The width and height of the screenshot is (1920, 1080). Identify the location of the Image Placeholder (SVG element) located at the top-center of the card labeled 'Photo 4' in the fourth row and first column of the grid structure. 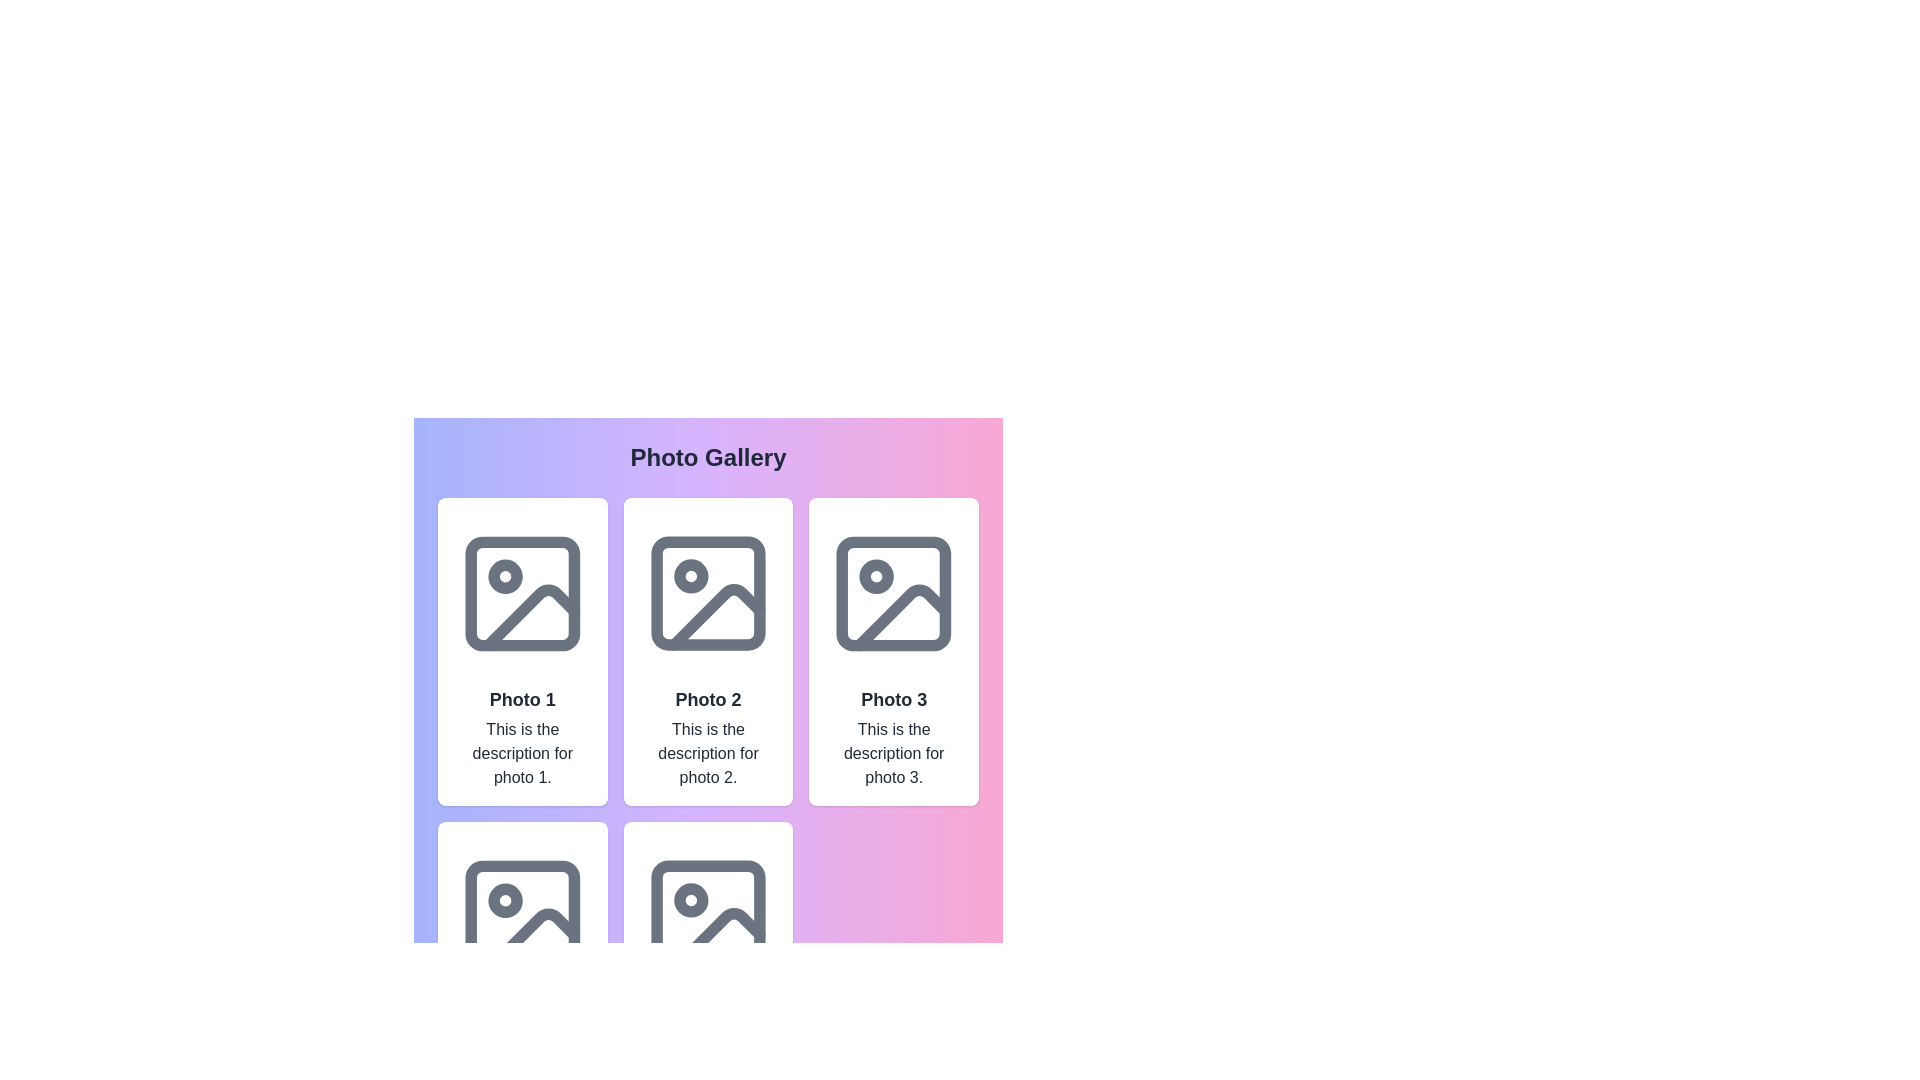
(522, 918).